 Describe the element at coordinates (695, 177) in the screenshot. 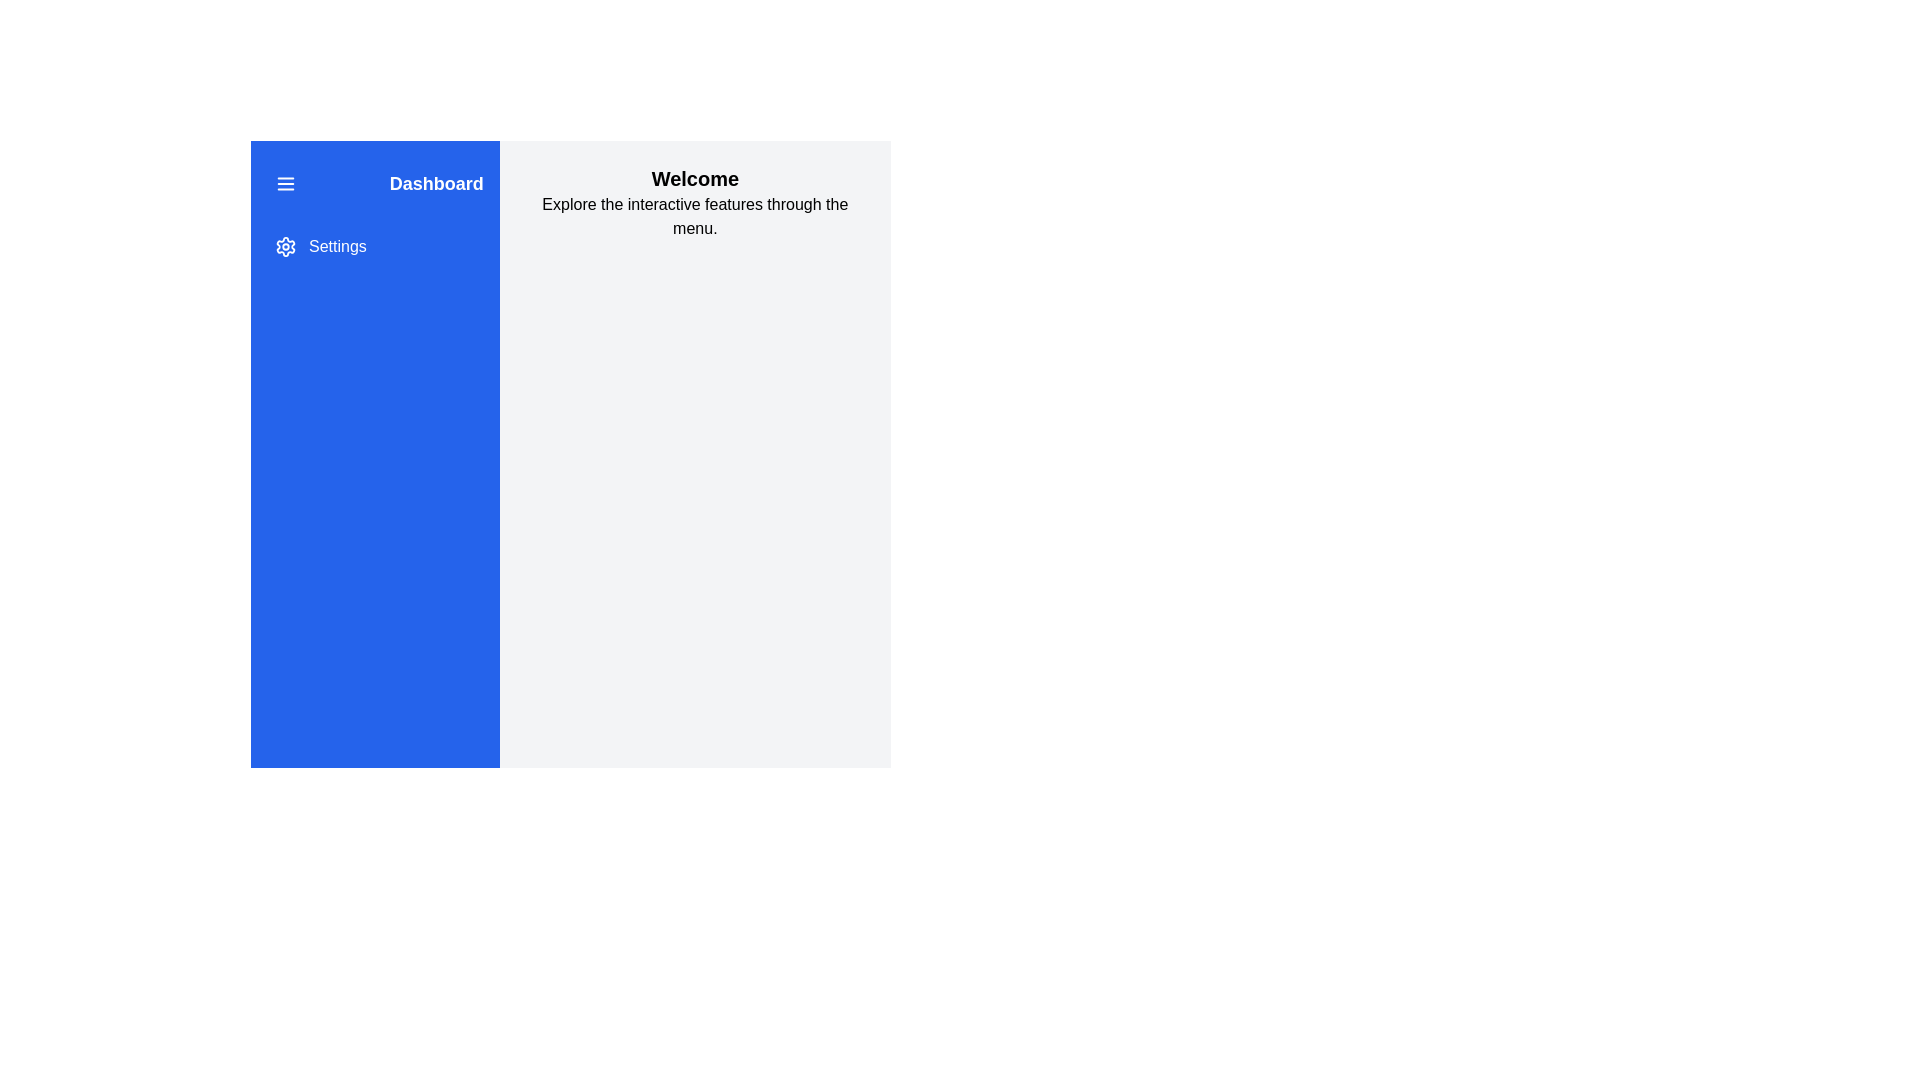

I see `the 'Welcome' text label located at the top of the gray background section in the header area` at that location.